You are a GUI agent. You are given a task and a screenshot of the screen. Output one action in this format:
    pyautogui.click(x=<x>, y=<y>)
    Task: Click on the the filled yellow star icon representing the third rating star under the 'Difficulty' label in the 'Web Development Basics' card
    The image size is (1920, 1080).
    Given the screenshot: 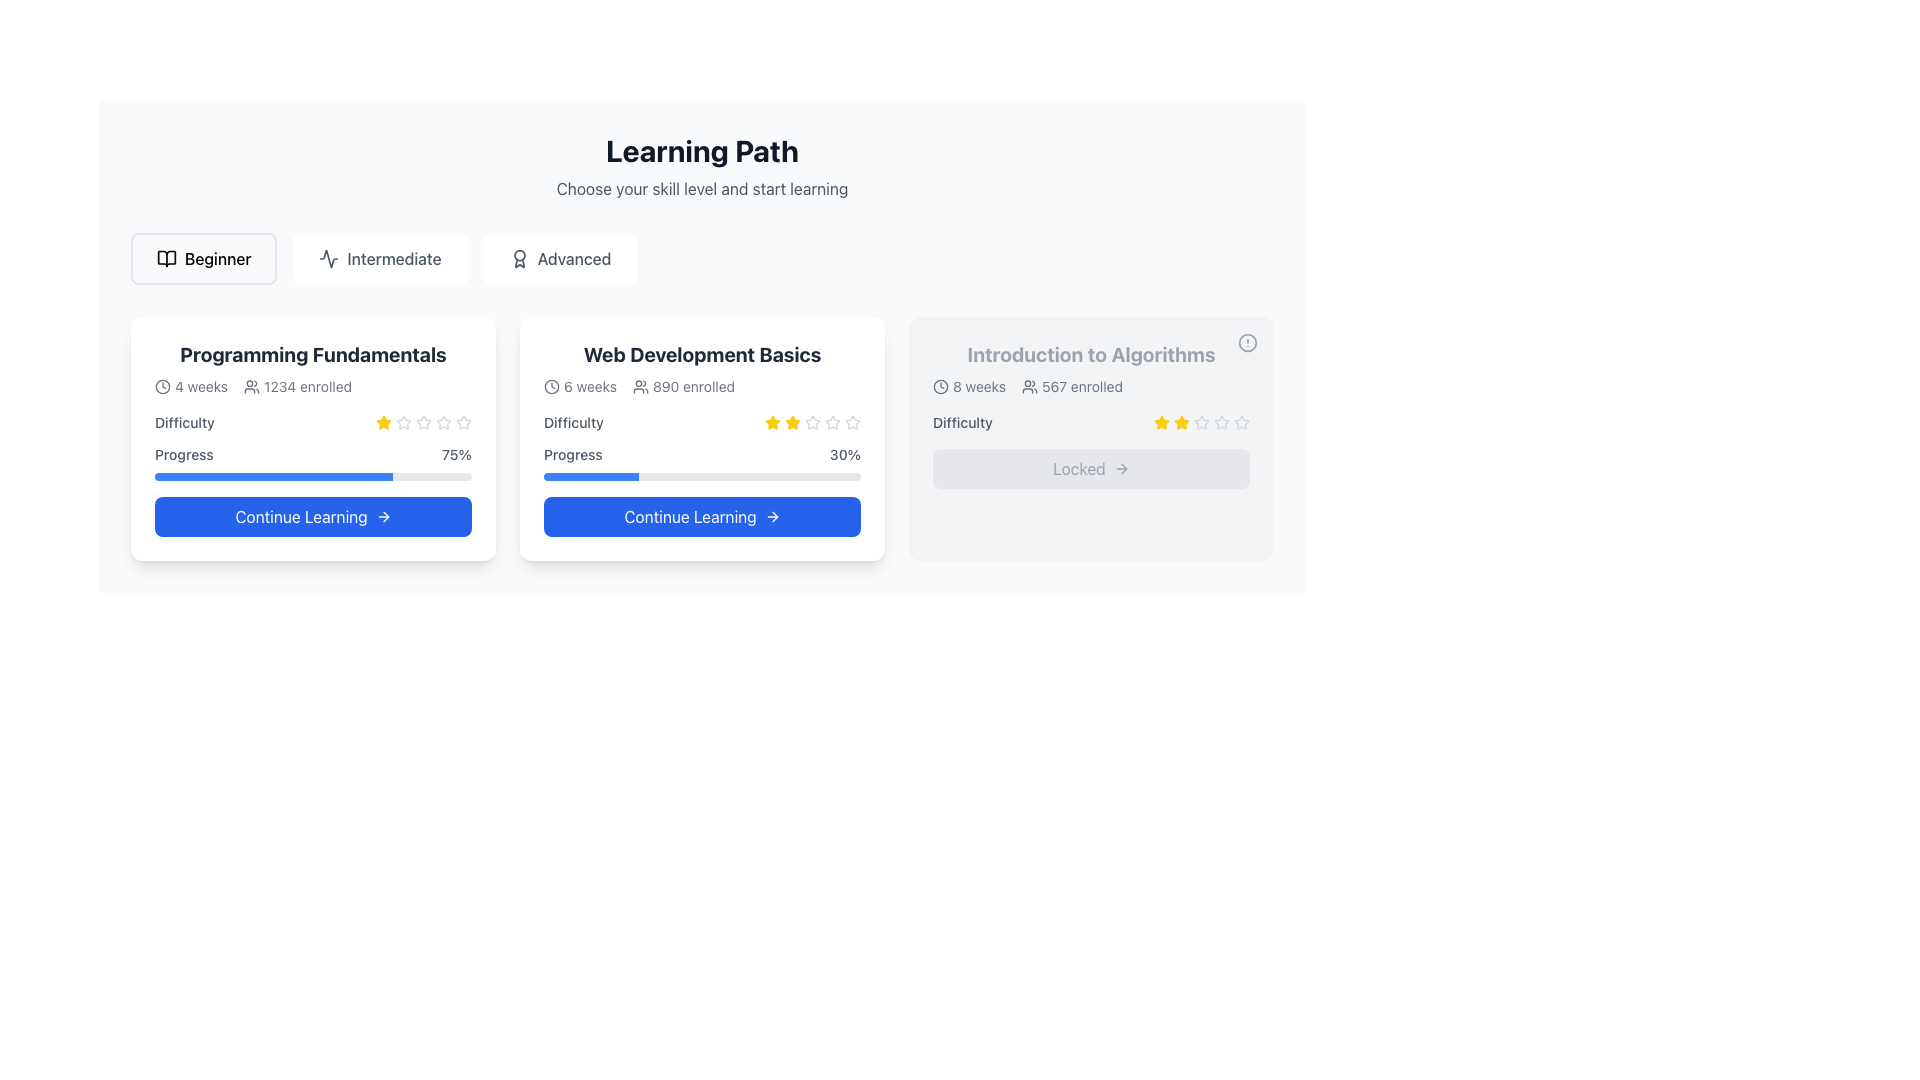 What is the action you would take?
    pyautogui.click(x=791, y=421)
    